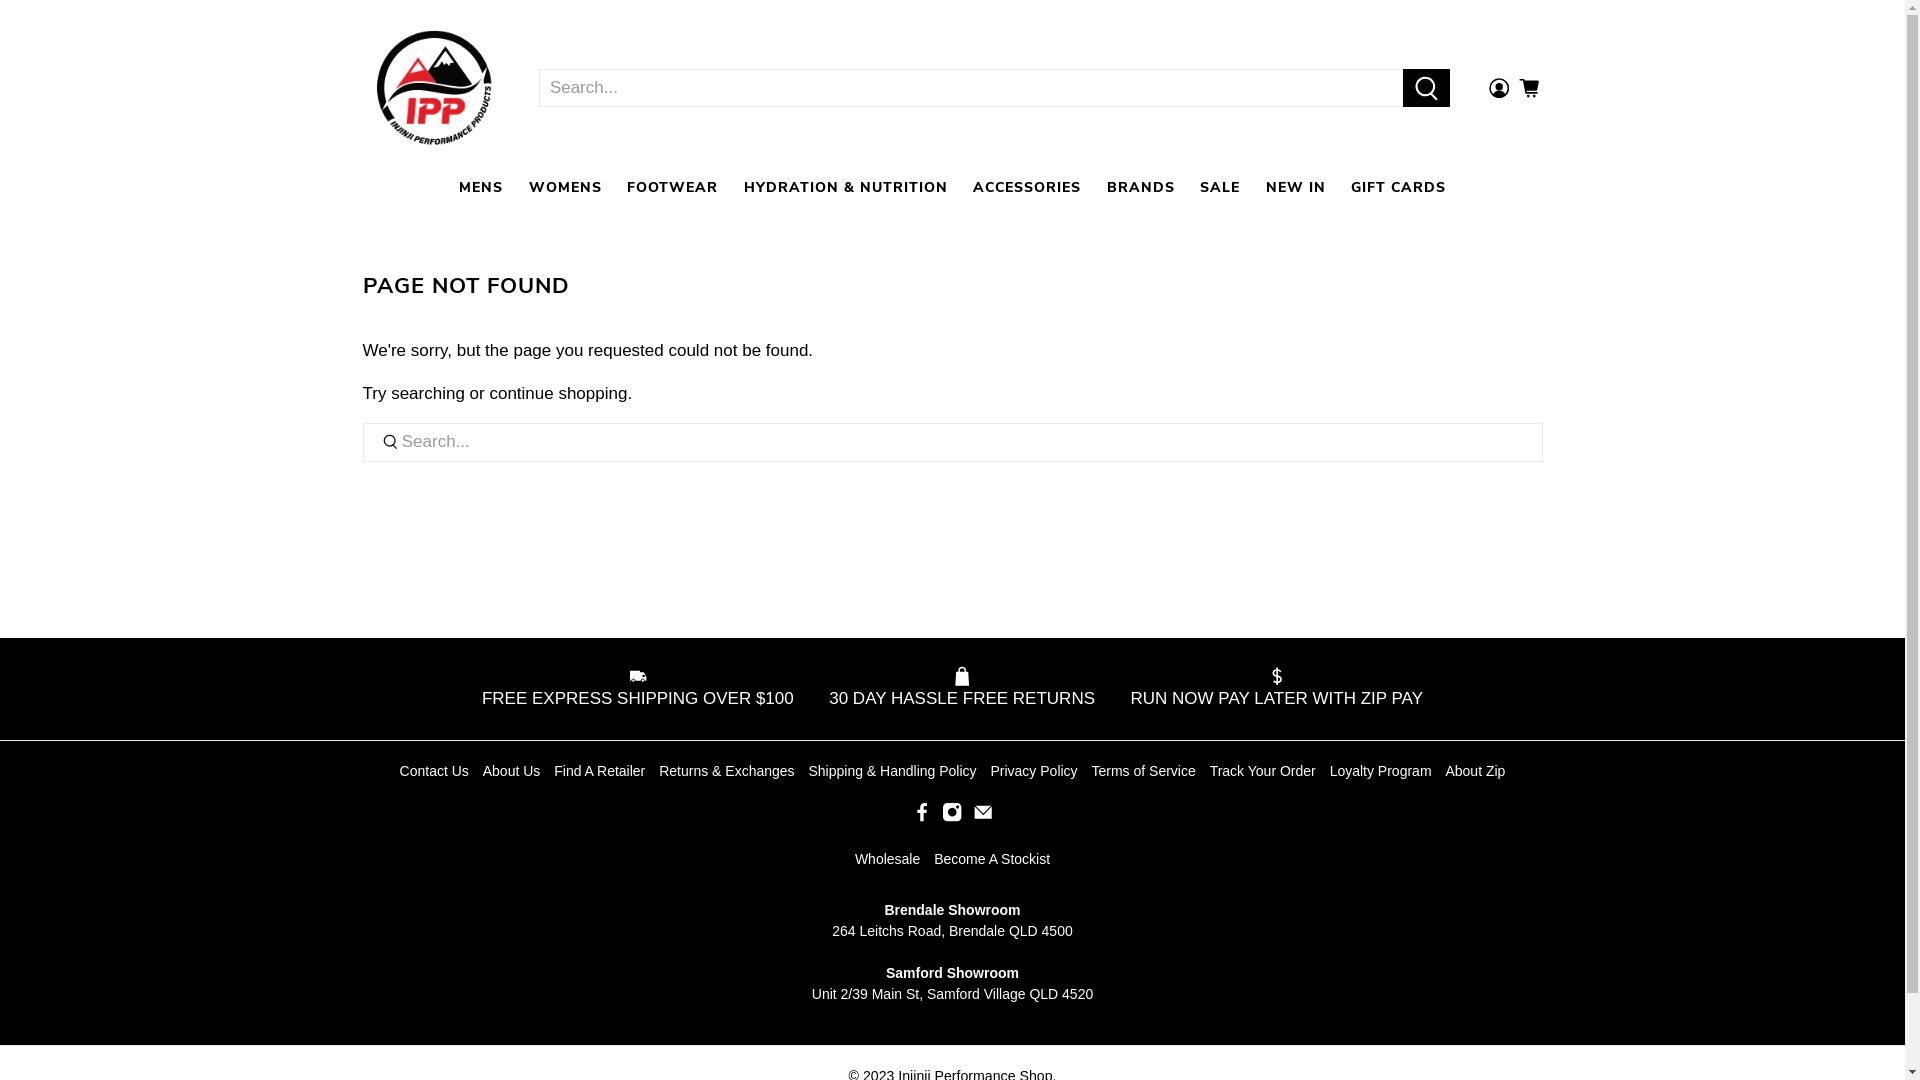 Image resolution: width=1920 pixels, height=1080 pixels. Describe the element at coordinates (564, 187) in the screenshot. I see `'WOMENS'` at that location.